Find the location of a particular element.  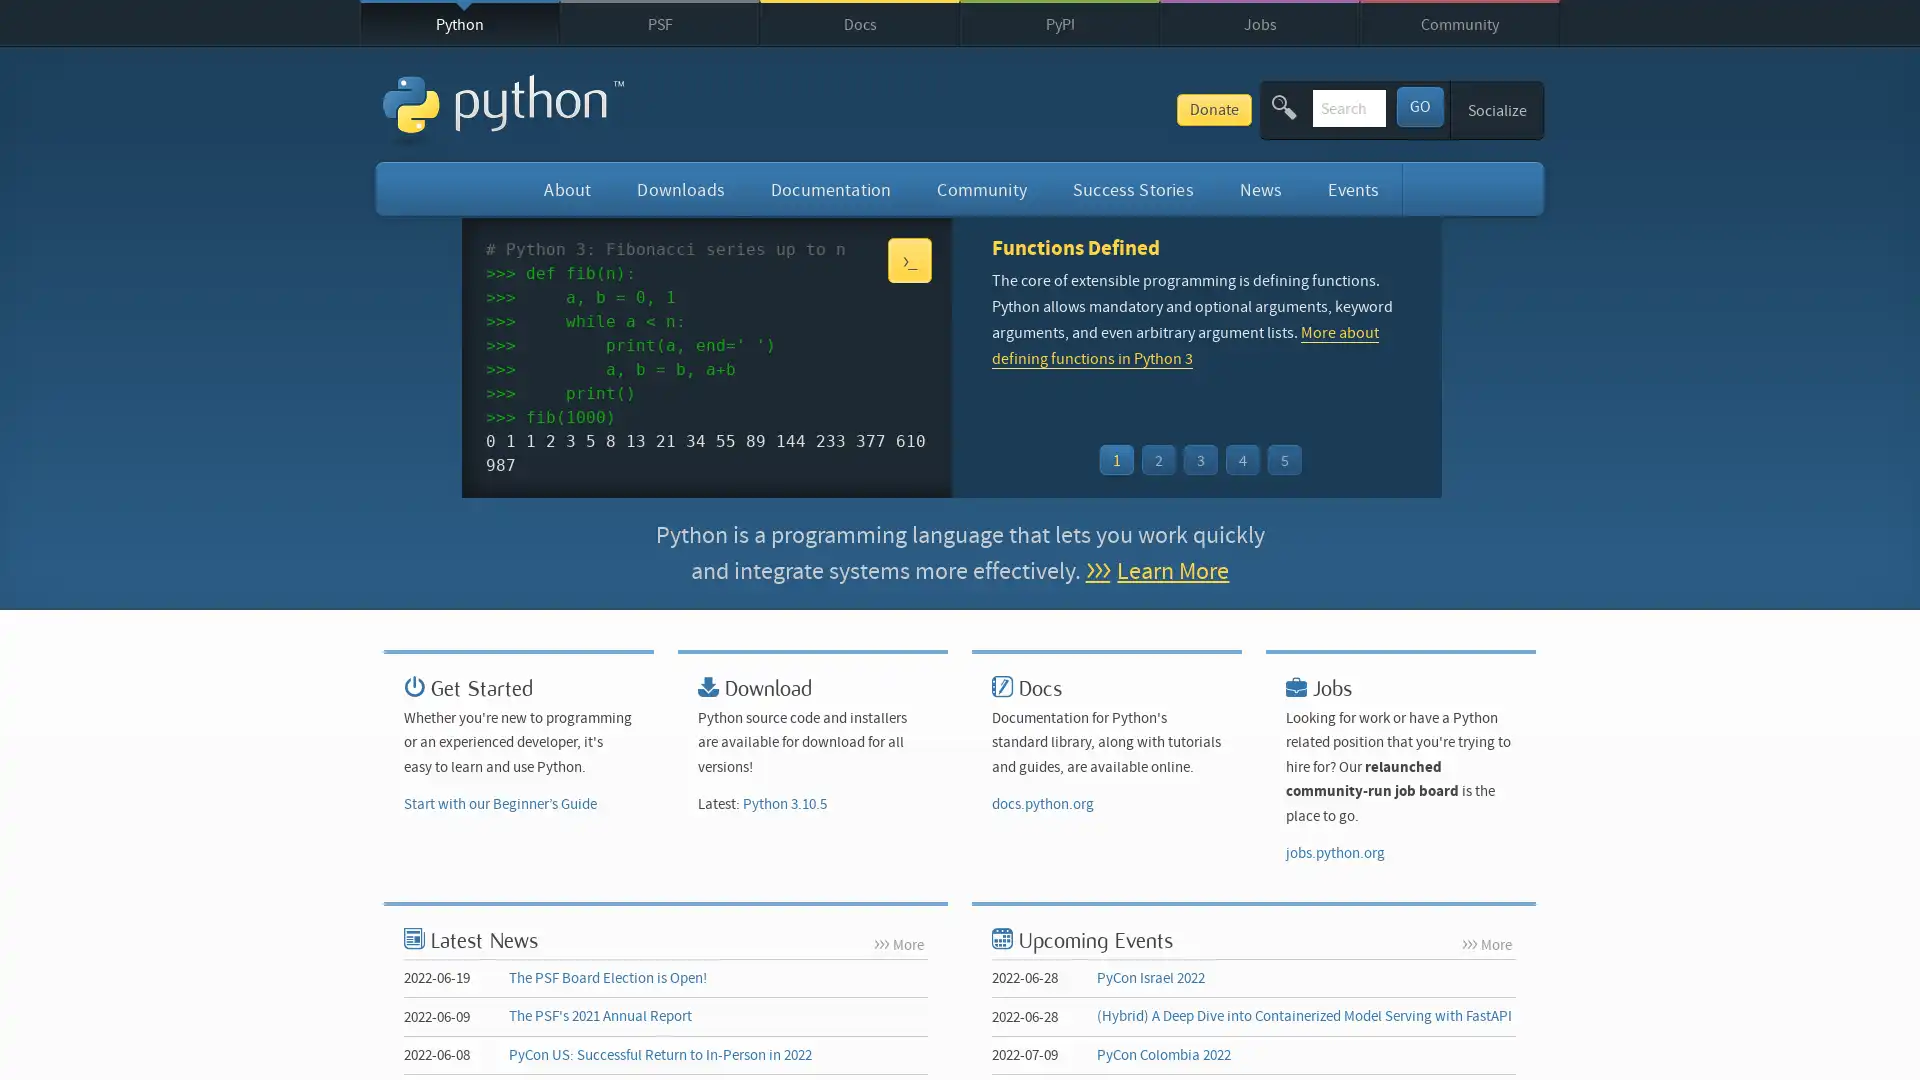

GO is located at coordinates (1418, 105).